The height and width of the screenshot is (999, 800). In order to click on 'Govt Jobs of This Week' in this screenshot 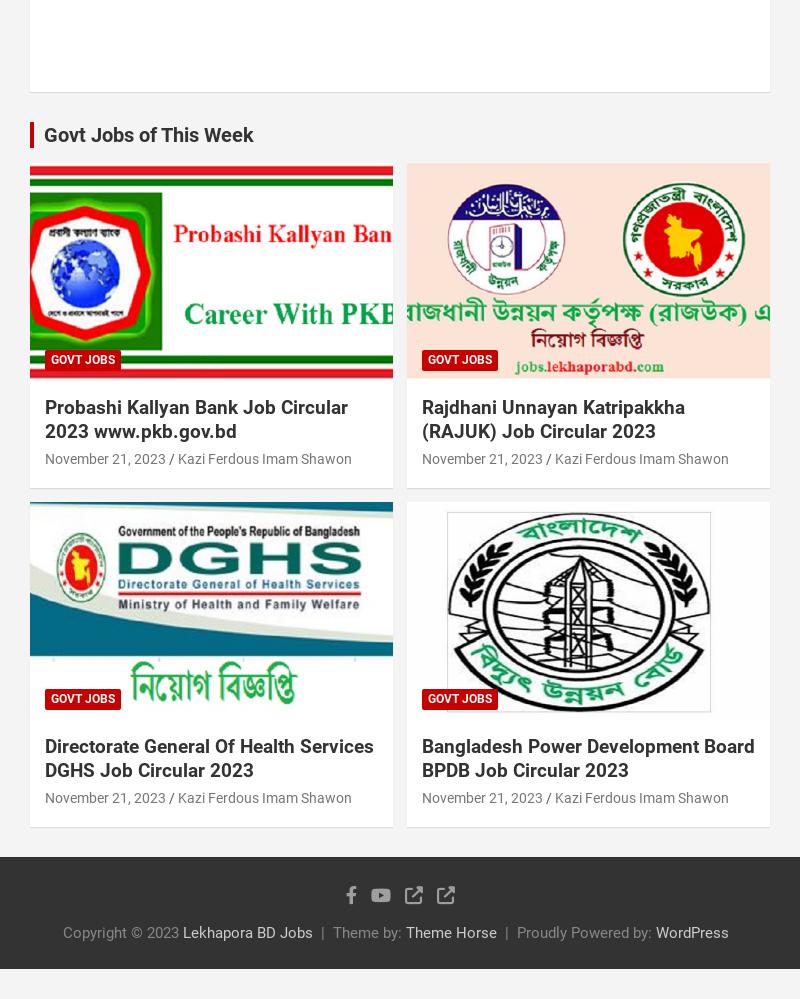, I will do `click(148, 133)`.